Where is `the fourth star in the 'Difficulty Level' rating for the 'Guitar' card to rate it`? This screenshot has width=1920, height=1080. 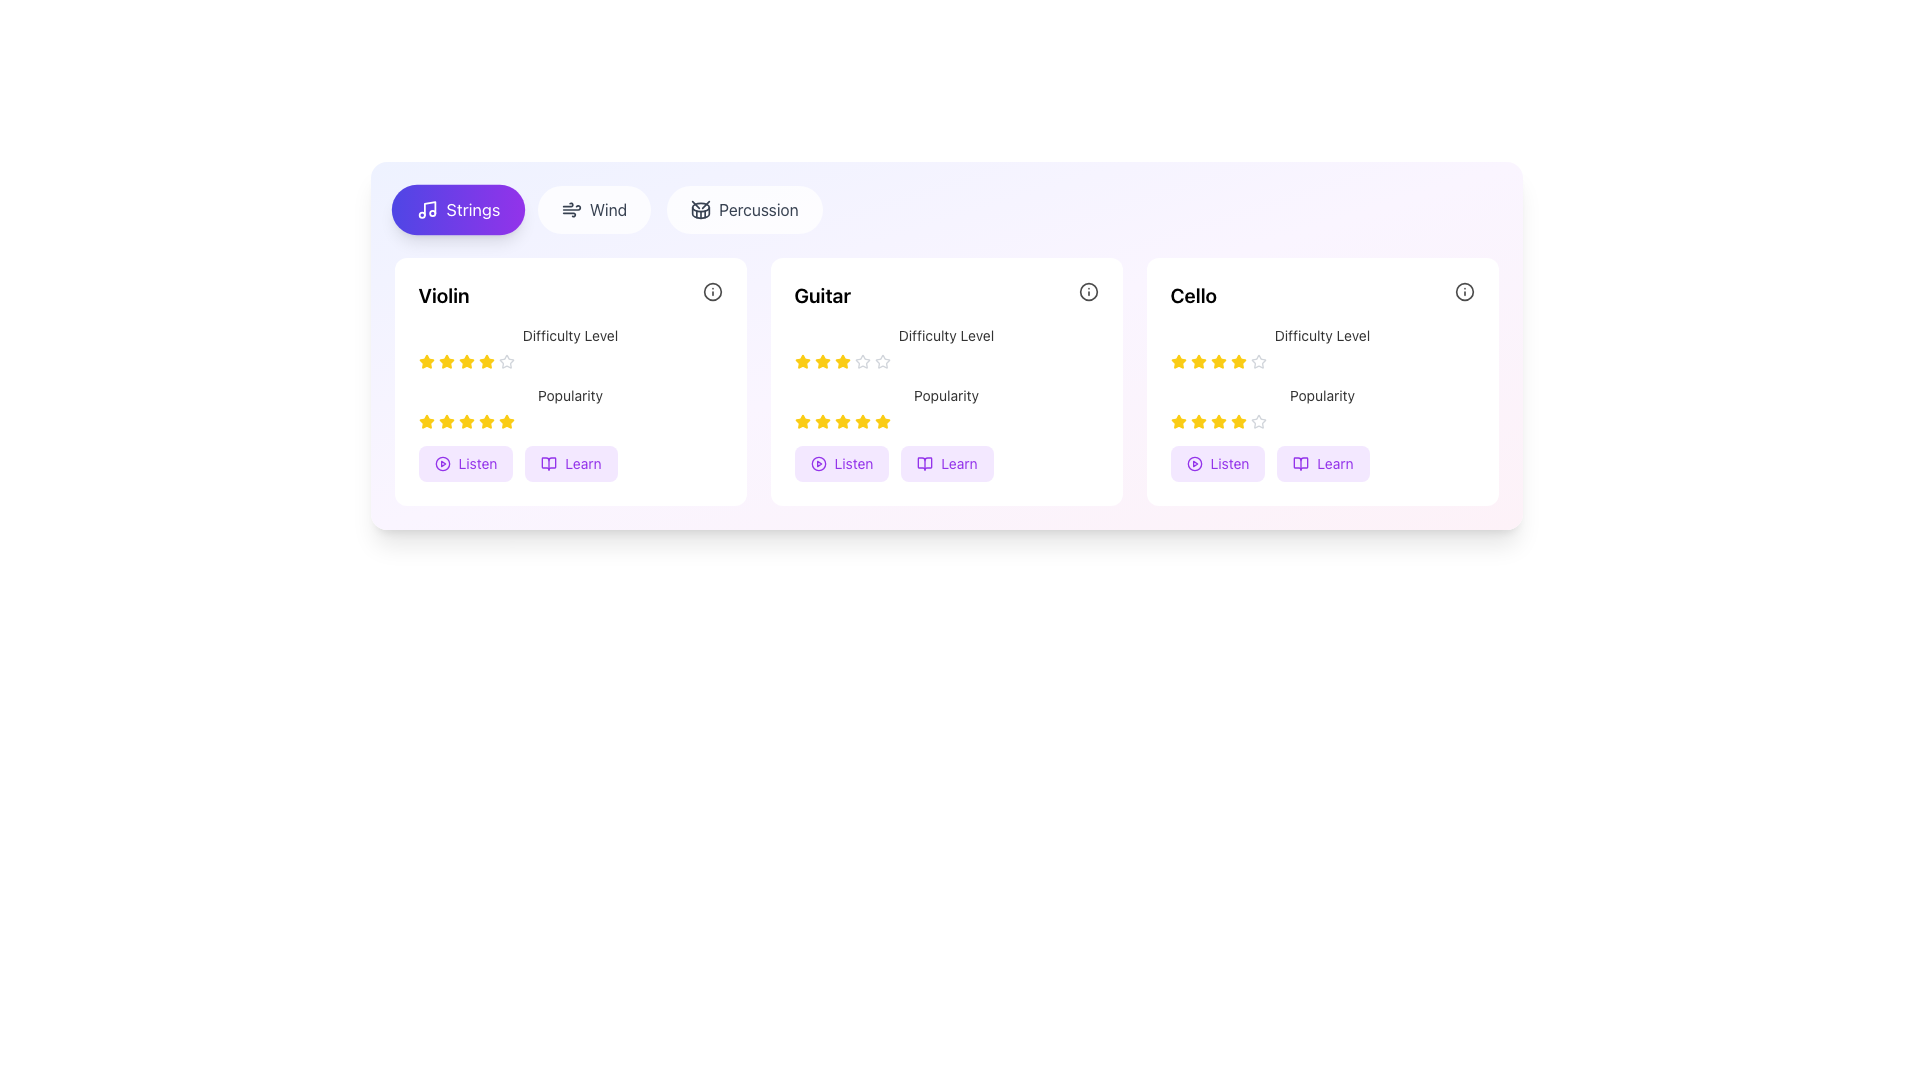 the fourth star in the 'Difficulty Level' rating for the 'Guitar' card to rate it is located at coordinates (881, 362).